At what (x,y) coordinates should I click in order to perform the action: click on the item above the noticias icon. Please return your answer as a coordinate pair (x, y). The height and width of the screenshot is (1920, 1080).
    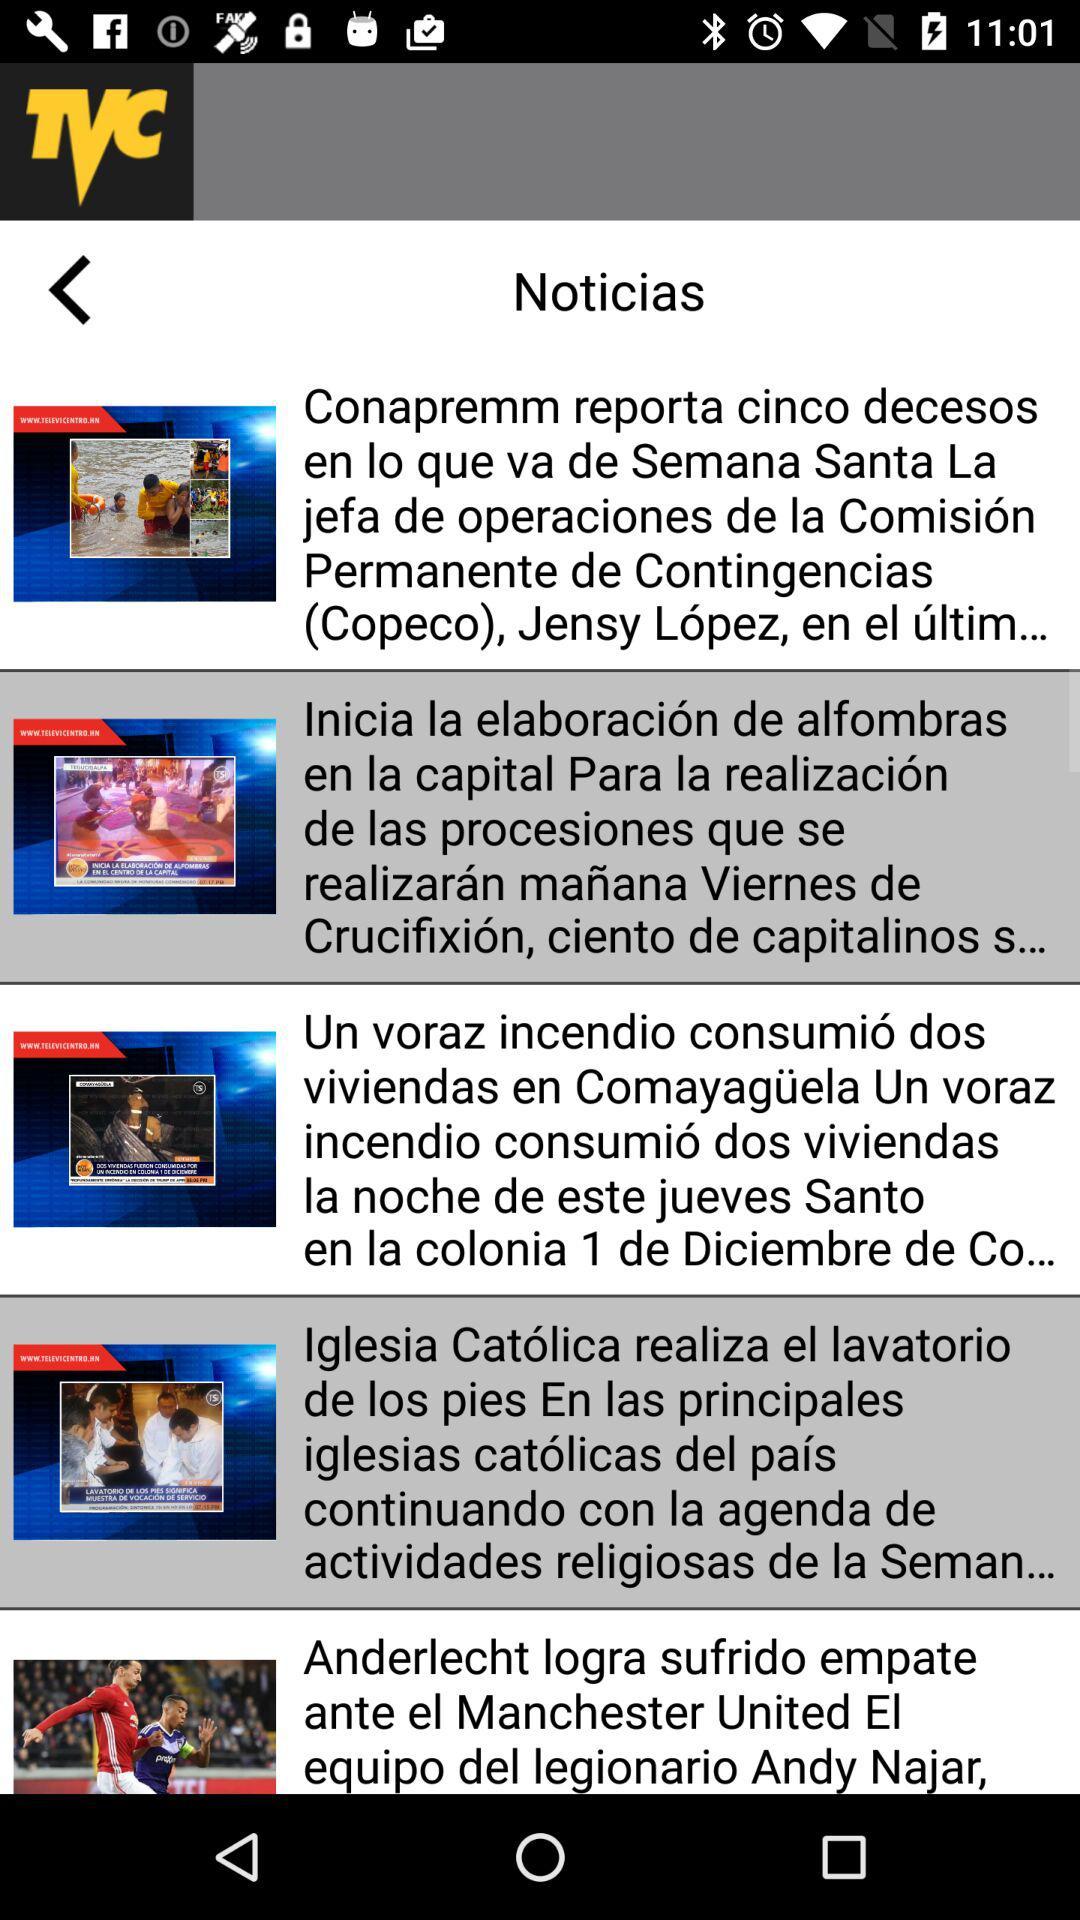
    Looking at the image, I should click on (636, 140).